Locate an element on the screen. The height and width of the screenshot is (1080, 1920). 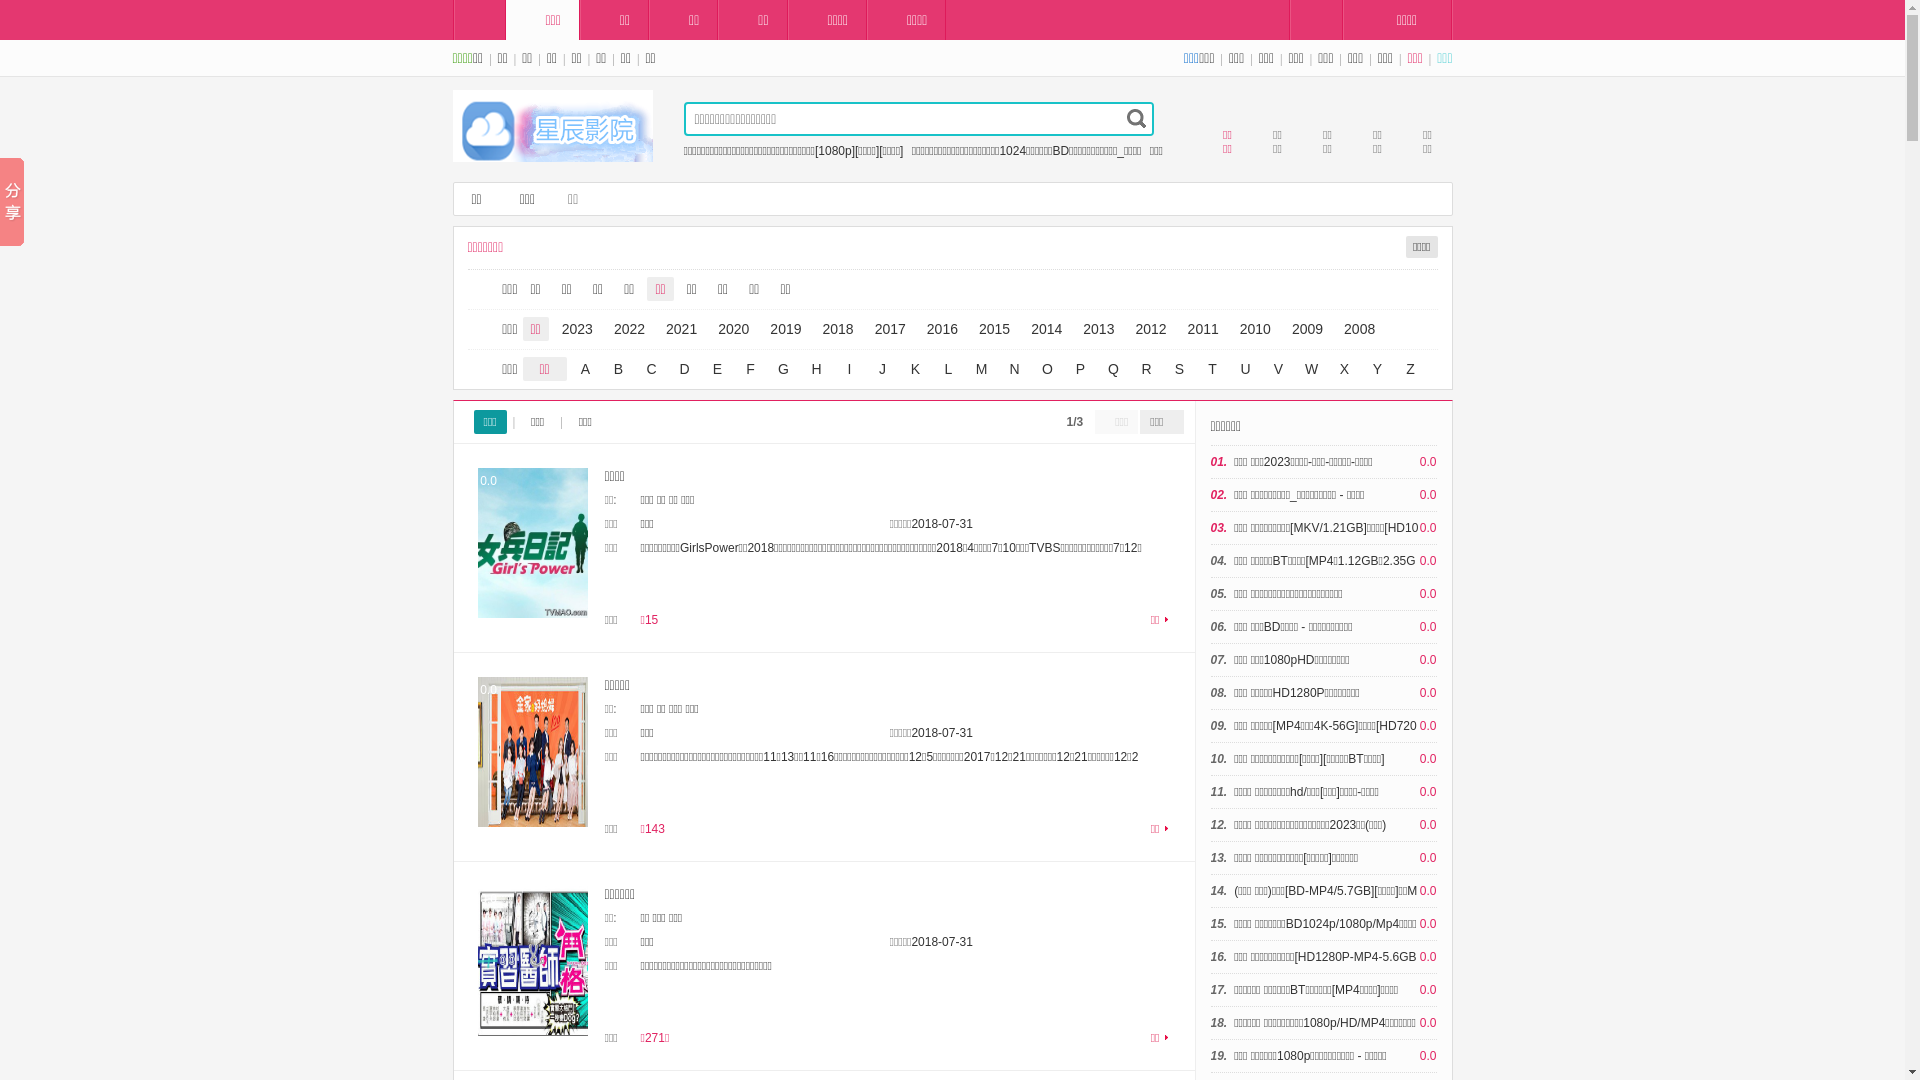
'2011' is located at coordinates (1202, 327).